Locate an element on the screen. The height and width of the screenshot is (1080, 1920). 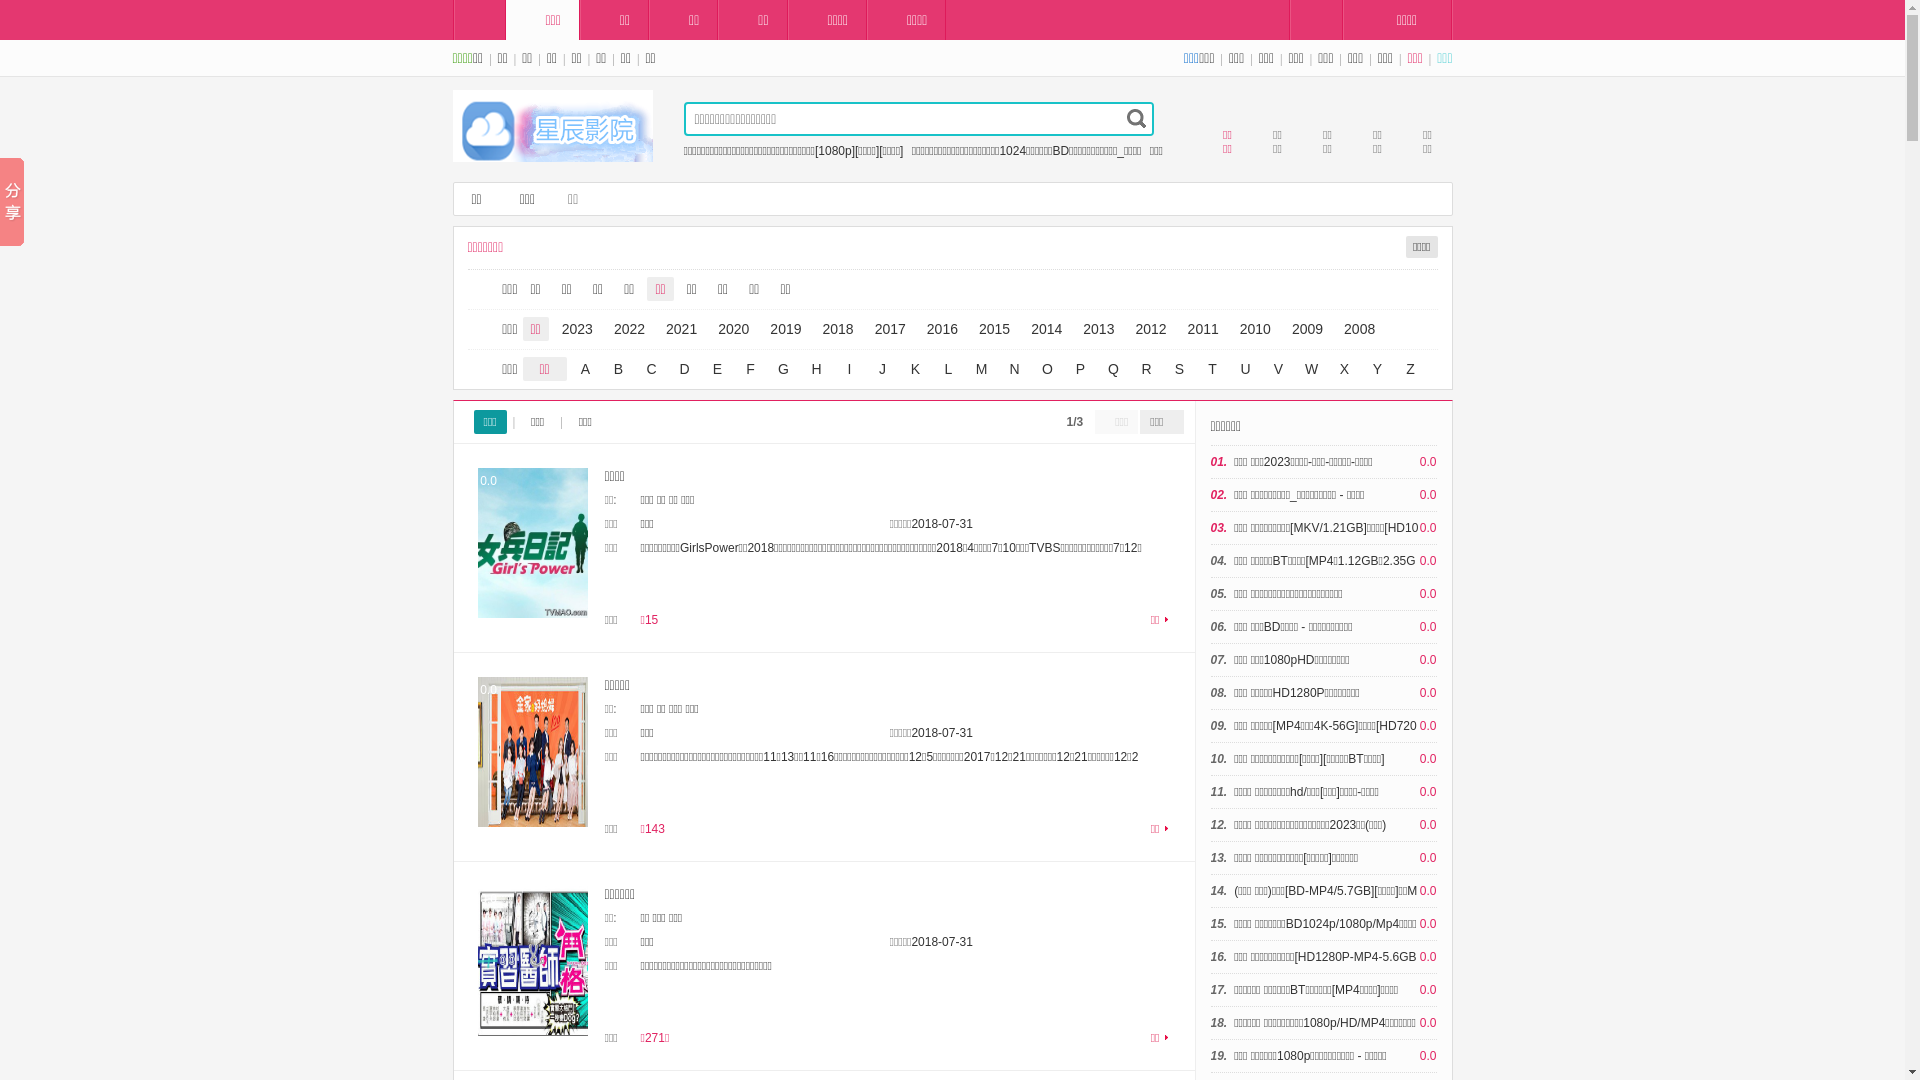
'2011' is located at coordinates (1202, 327).